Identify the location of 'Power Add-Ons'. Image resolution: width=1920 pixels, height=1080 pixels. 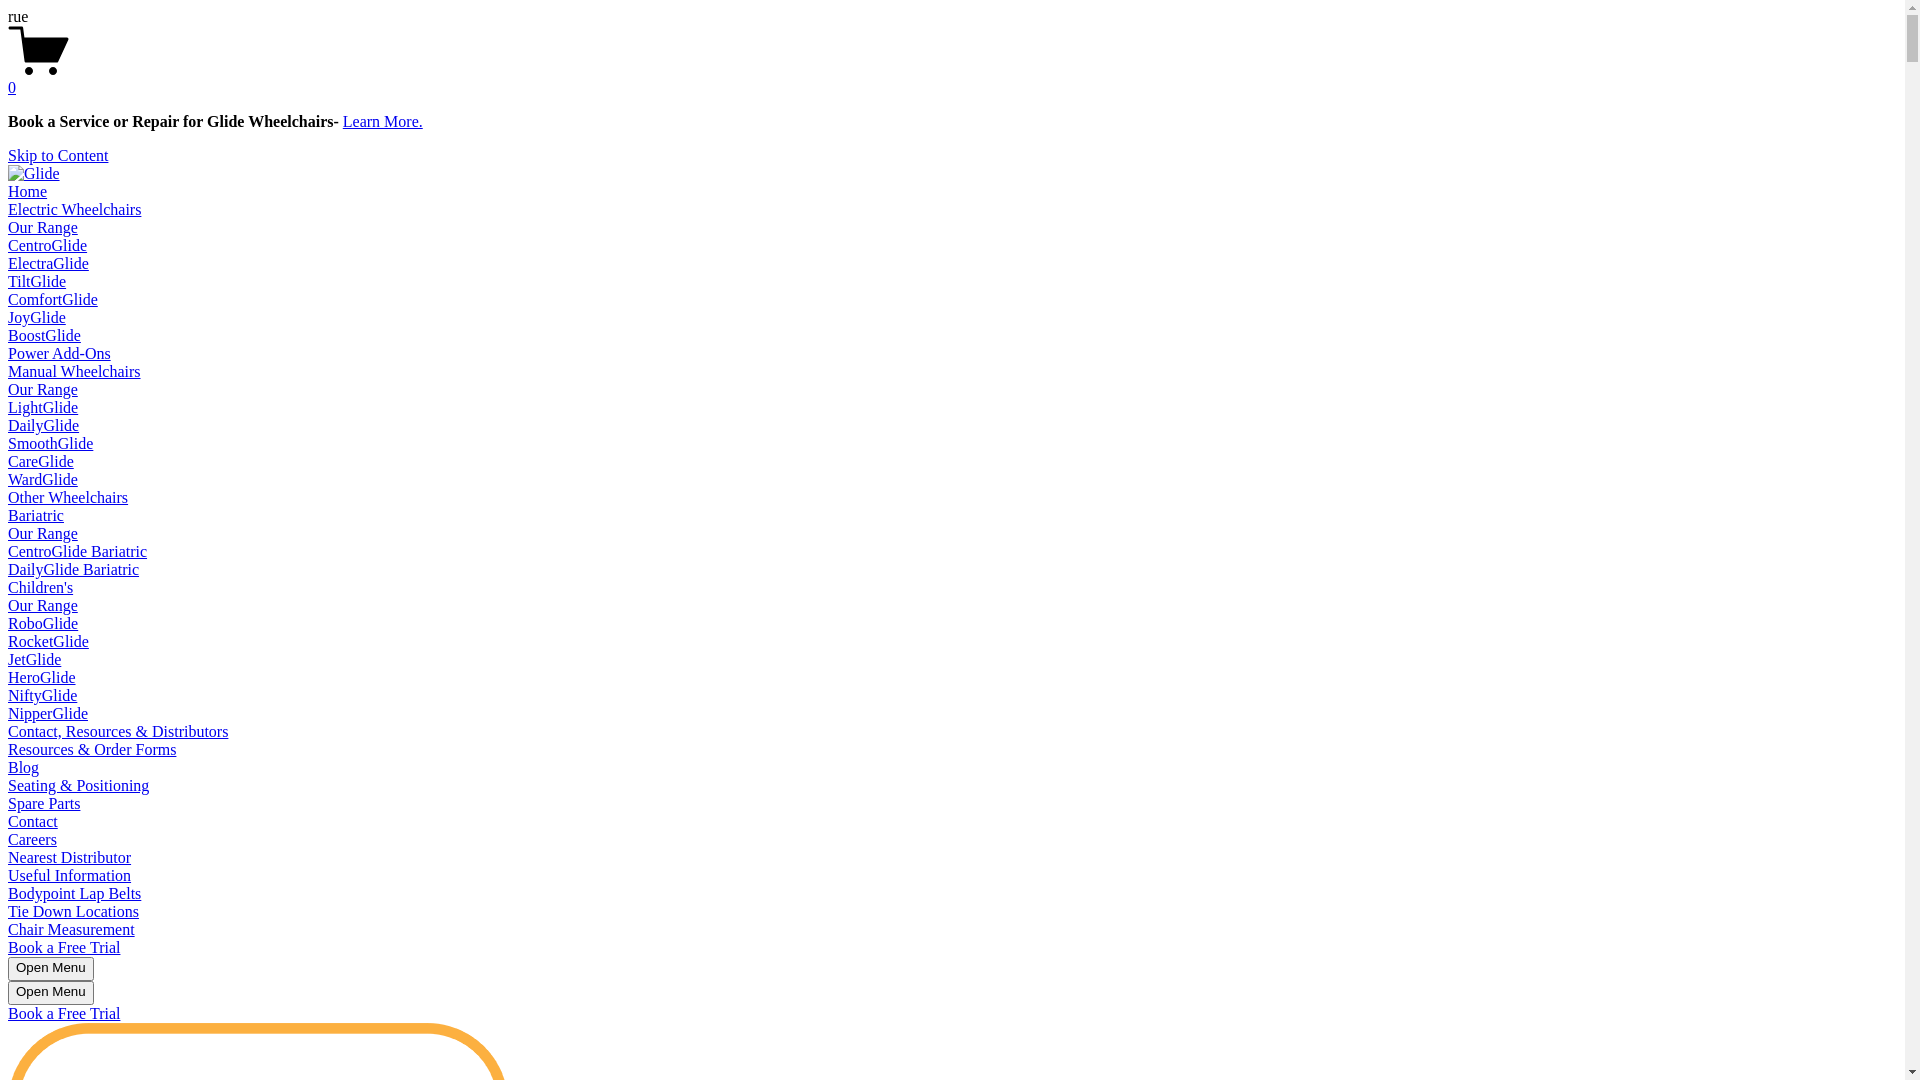
(59, 352).